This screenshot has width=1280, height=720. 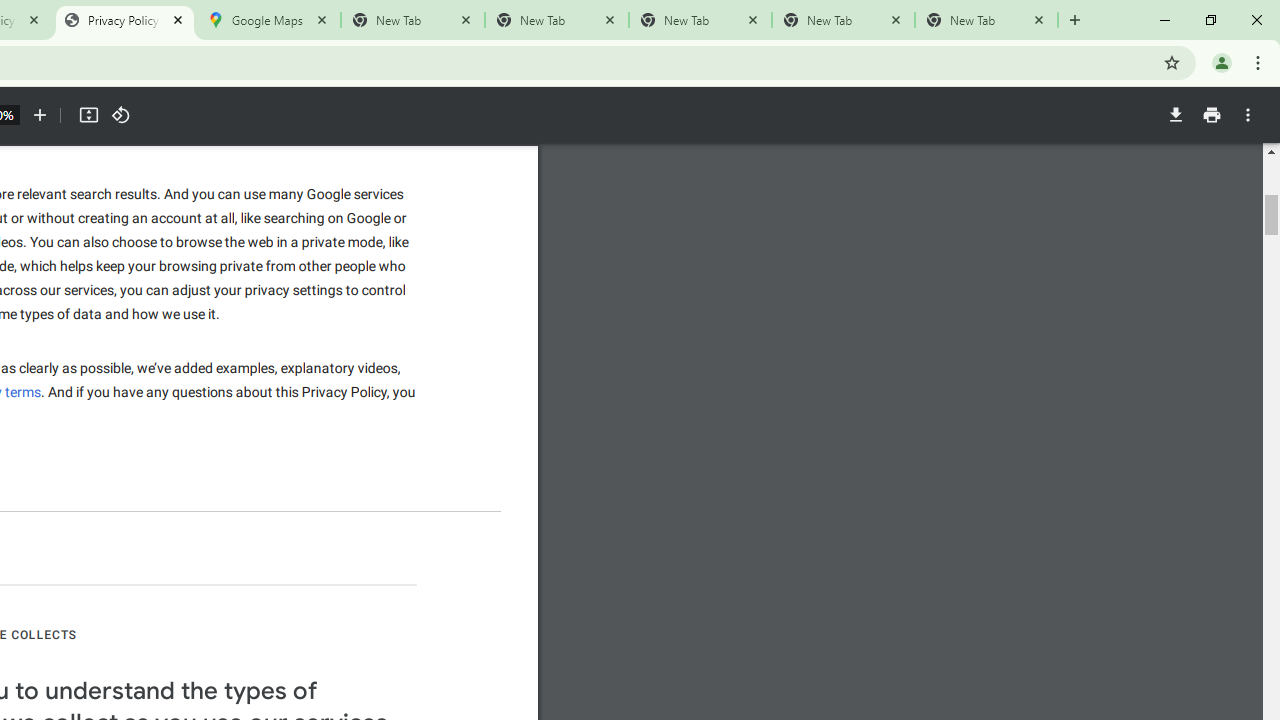 I want to click on 'New Tab', so click(x=986, y=20).